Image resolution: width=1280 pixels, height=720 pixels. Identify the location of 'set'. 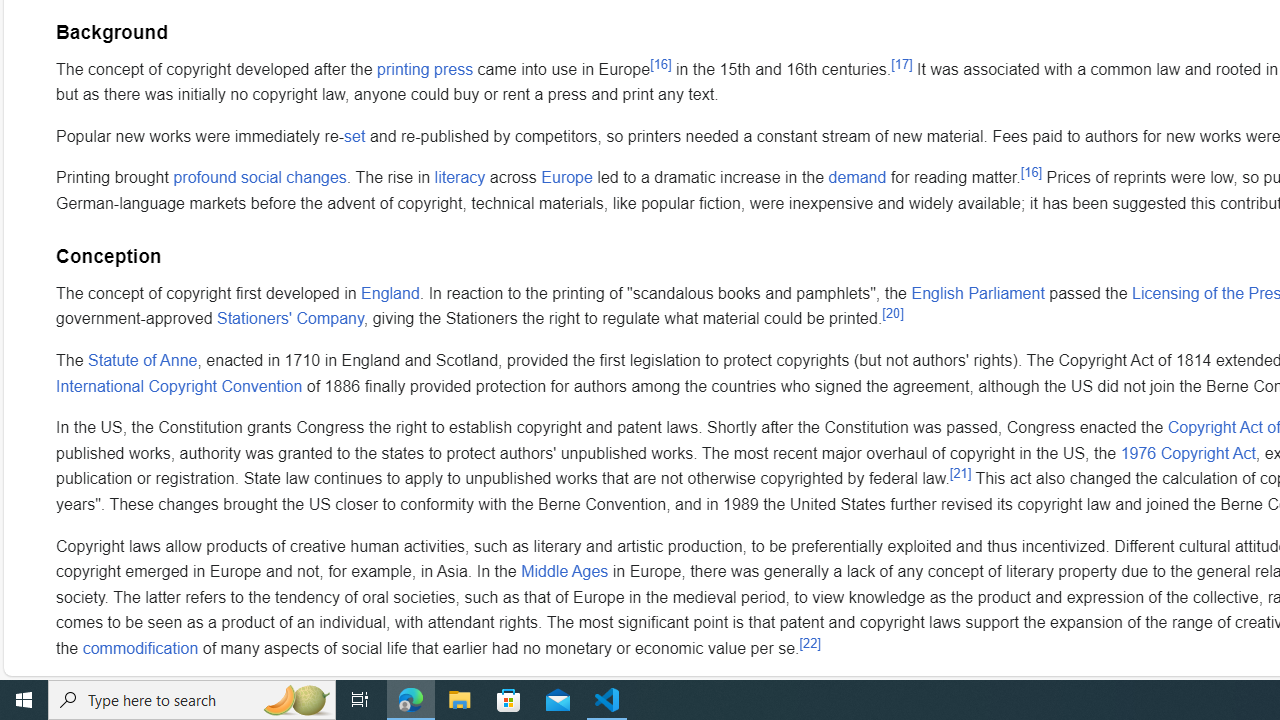
(355, 135).